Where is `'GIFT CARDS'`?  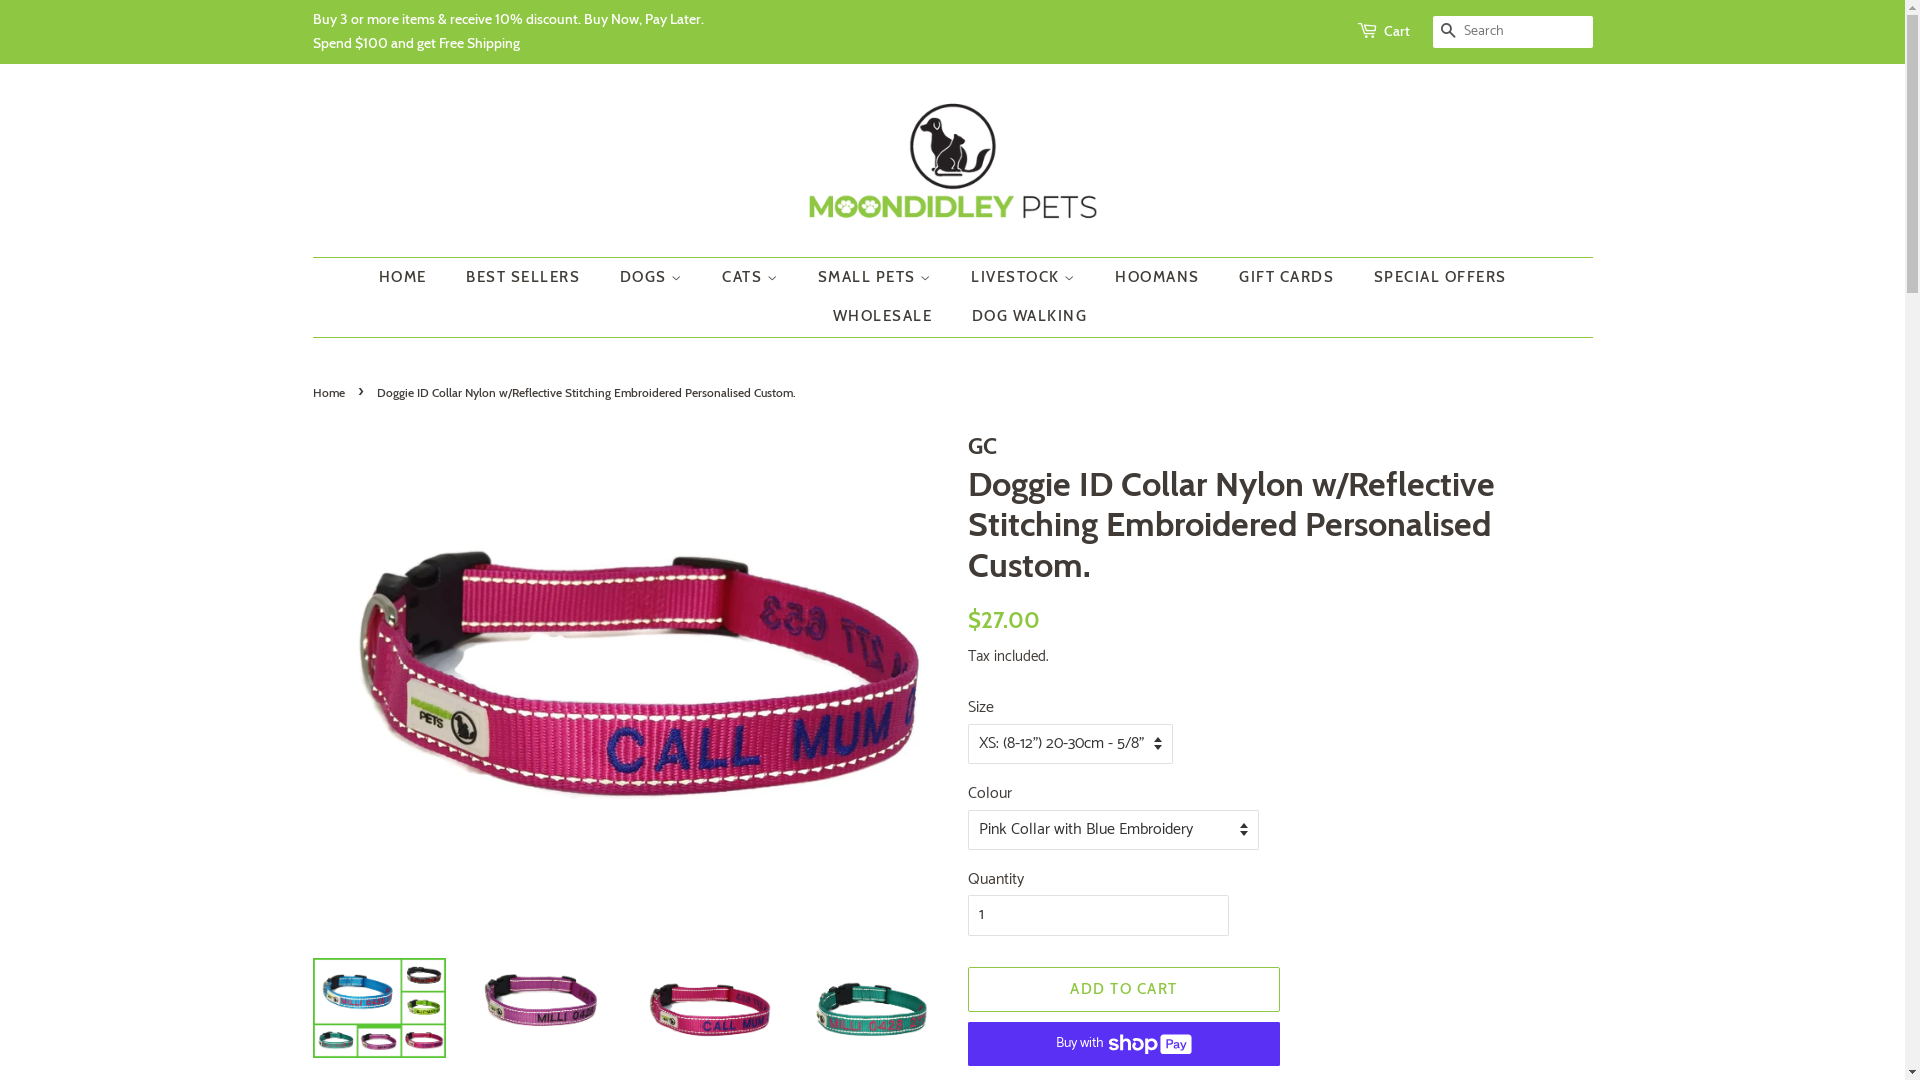
'GIFT CARDS' is located at coordinates (1289, 277).